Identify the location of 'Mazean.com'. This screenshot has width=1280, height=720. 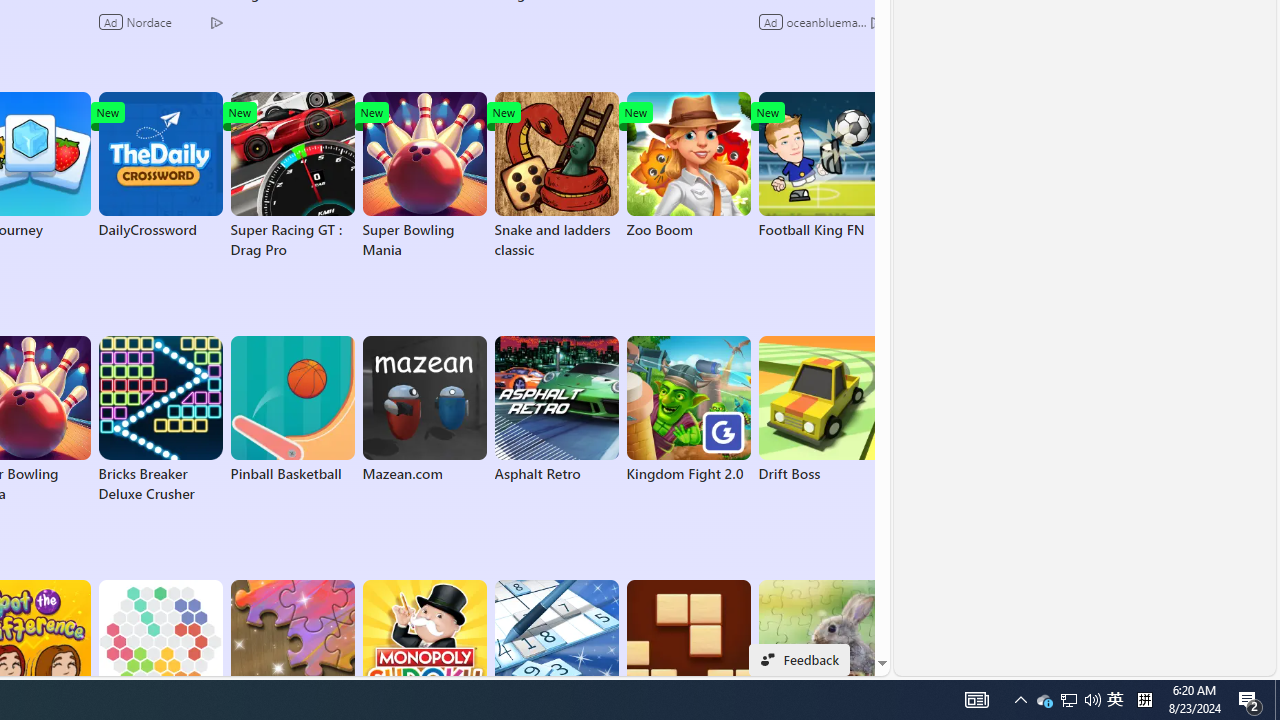
(423, 409).